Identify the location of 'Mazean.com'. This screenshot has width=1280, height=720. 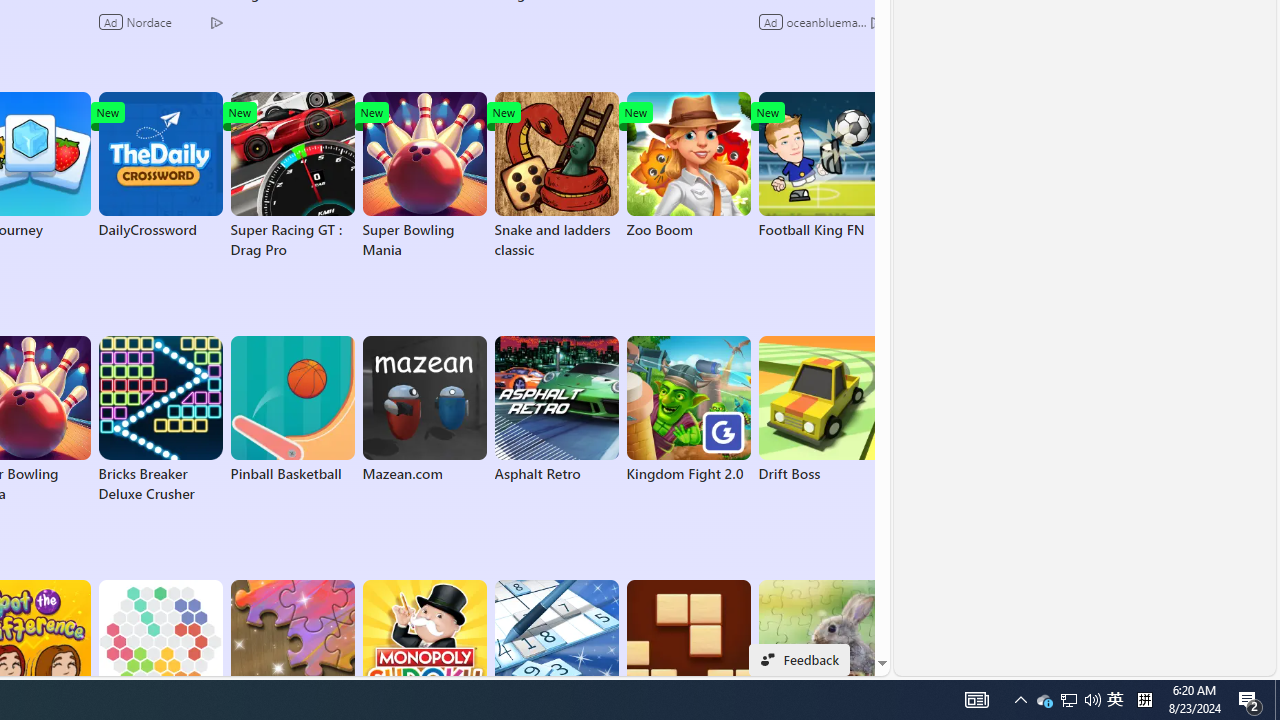
(423, 409).